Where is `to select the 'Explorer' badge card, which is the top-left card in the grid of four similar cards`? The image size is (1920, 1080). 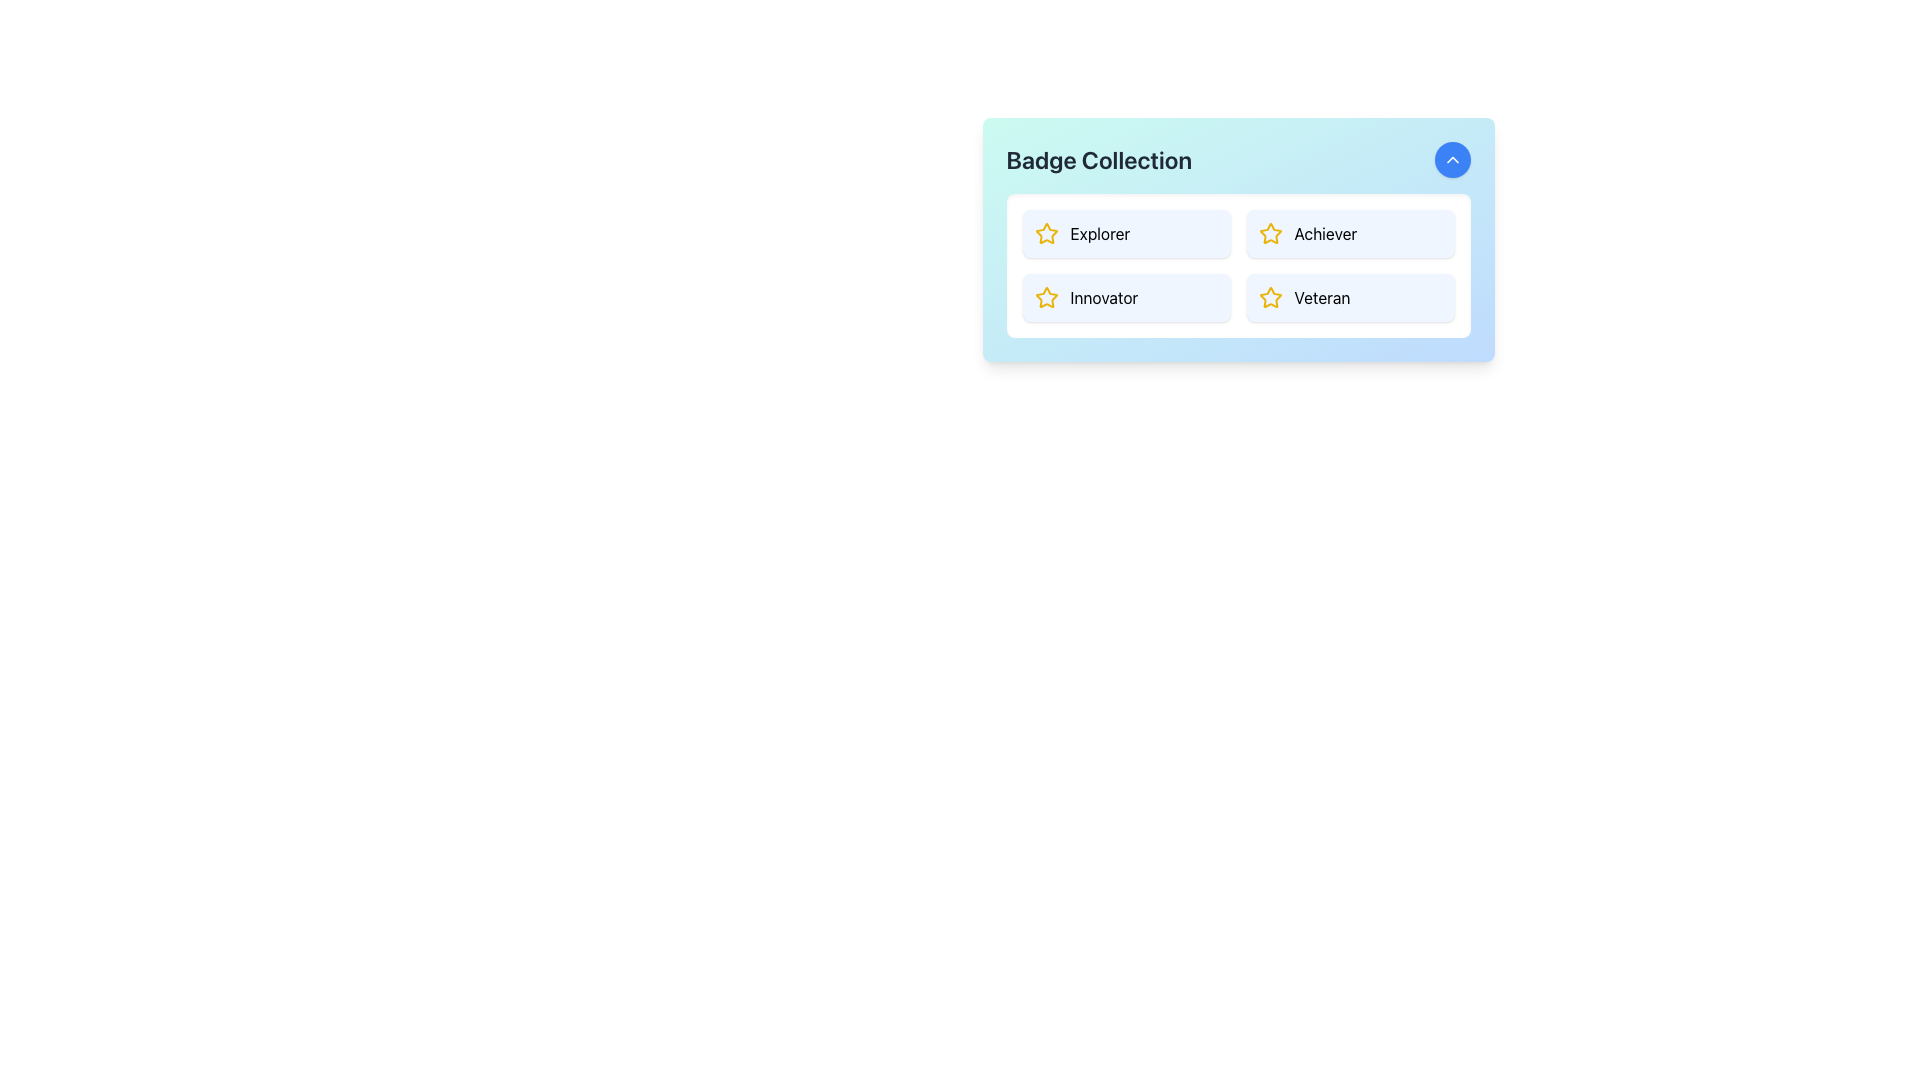 to select the 'Explorer' badge card, which is the top-left card in the grid of four similar cards is located at coordinates (1126, 233).